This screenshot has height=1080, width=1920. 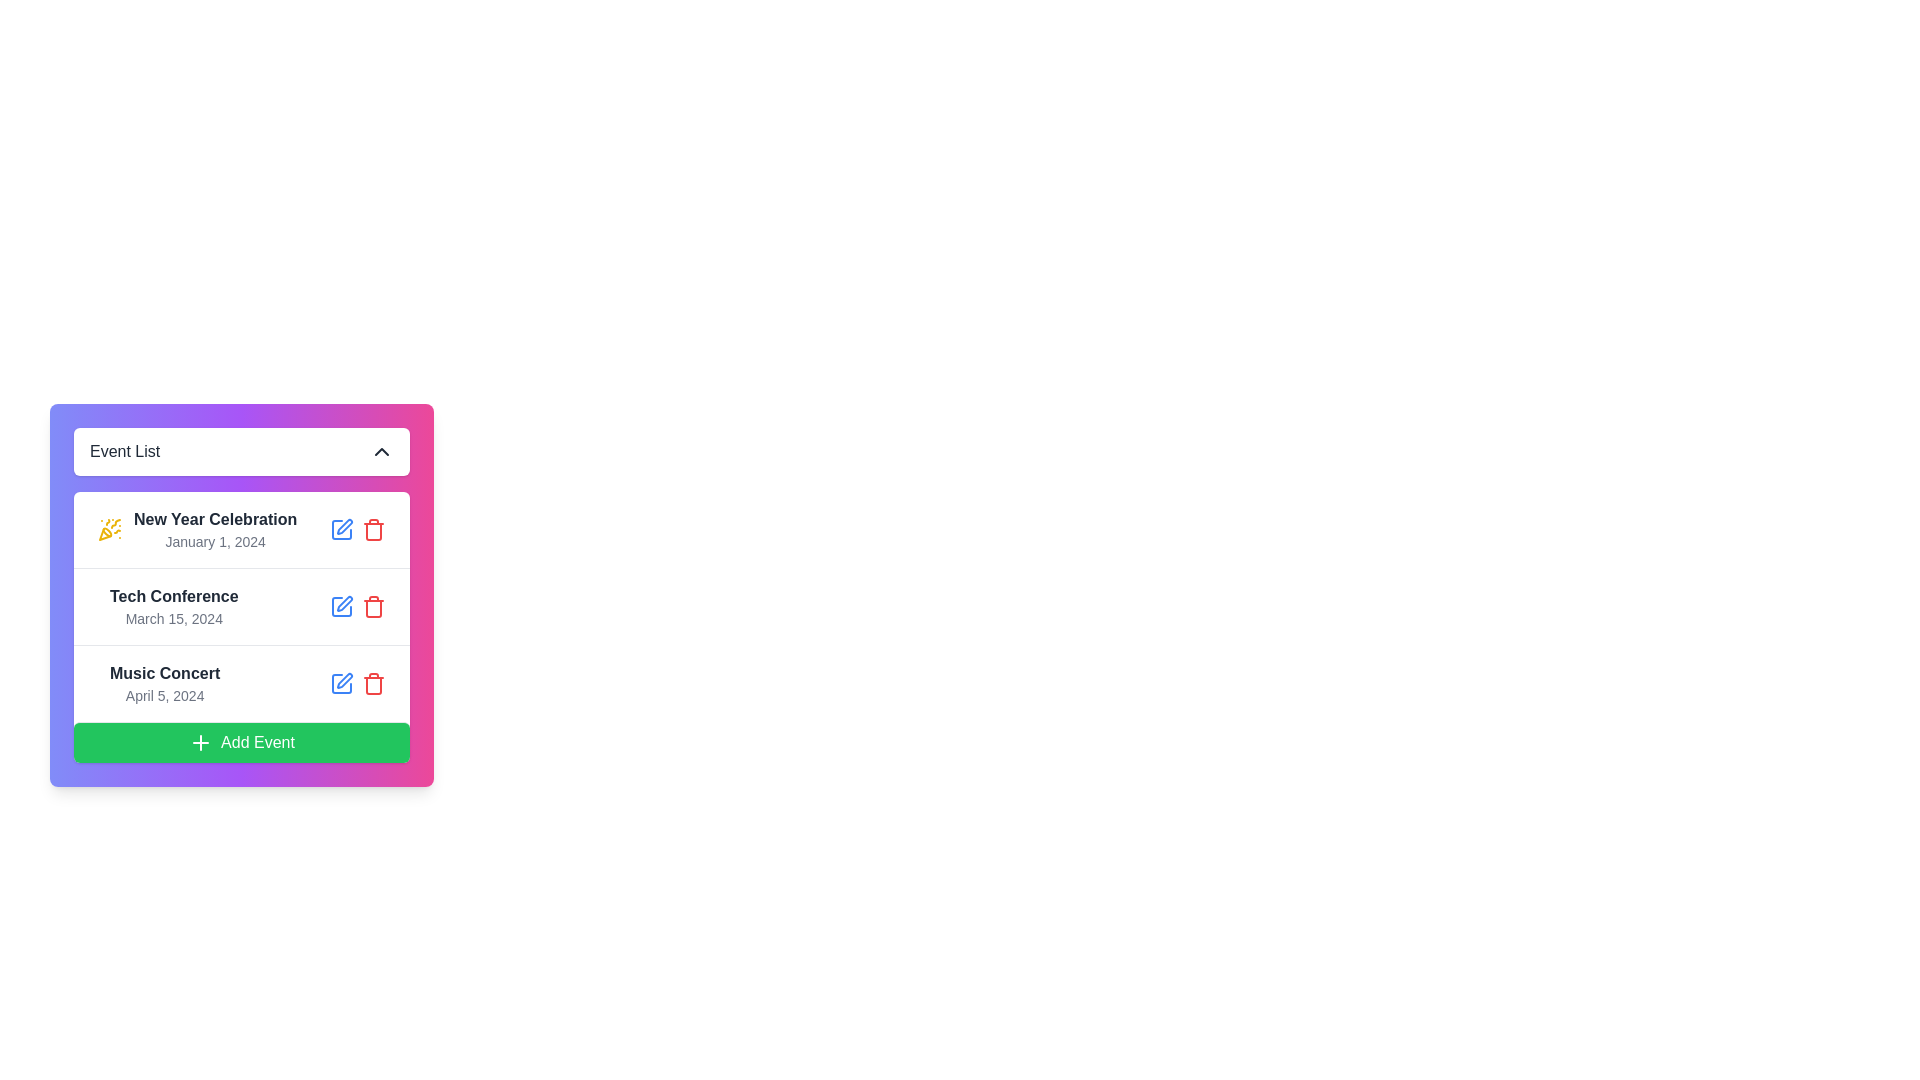 What do you see at coordinates (174, 596) in the screenshot?
I see `the static text label that serves as the title for the event, positioned above the date 'March 15, 2024' in the event list card` at bounding box center [174, 596].